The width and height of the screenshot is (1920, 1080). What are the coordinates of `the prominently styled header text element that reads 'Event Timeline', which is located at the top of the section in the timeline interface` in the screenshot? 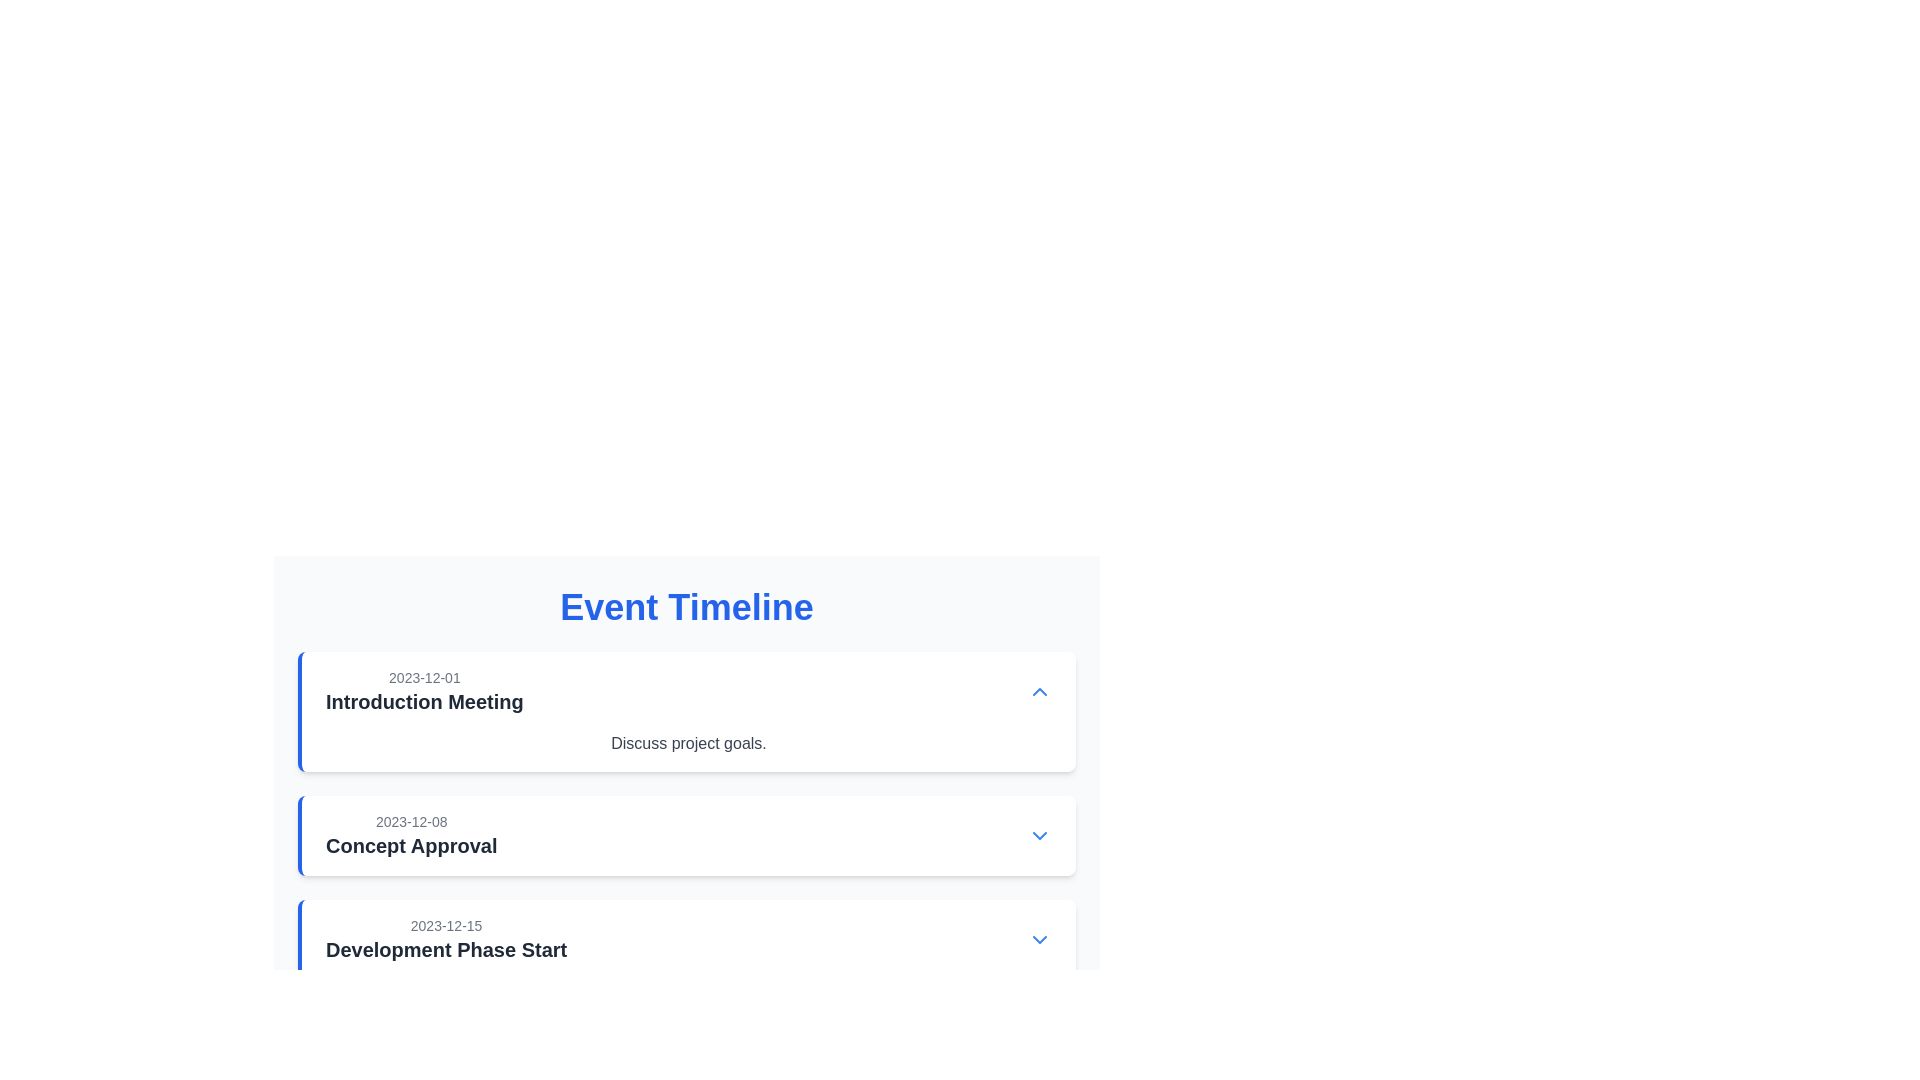 It's located at (686, 607).